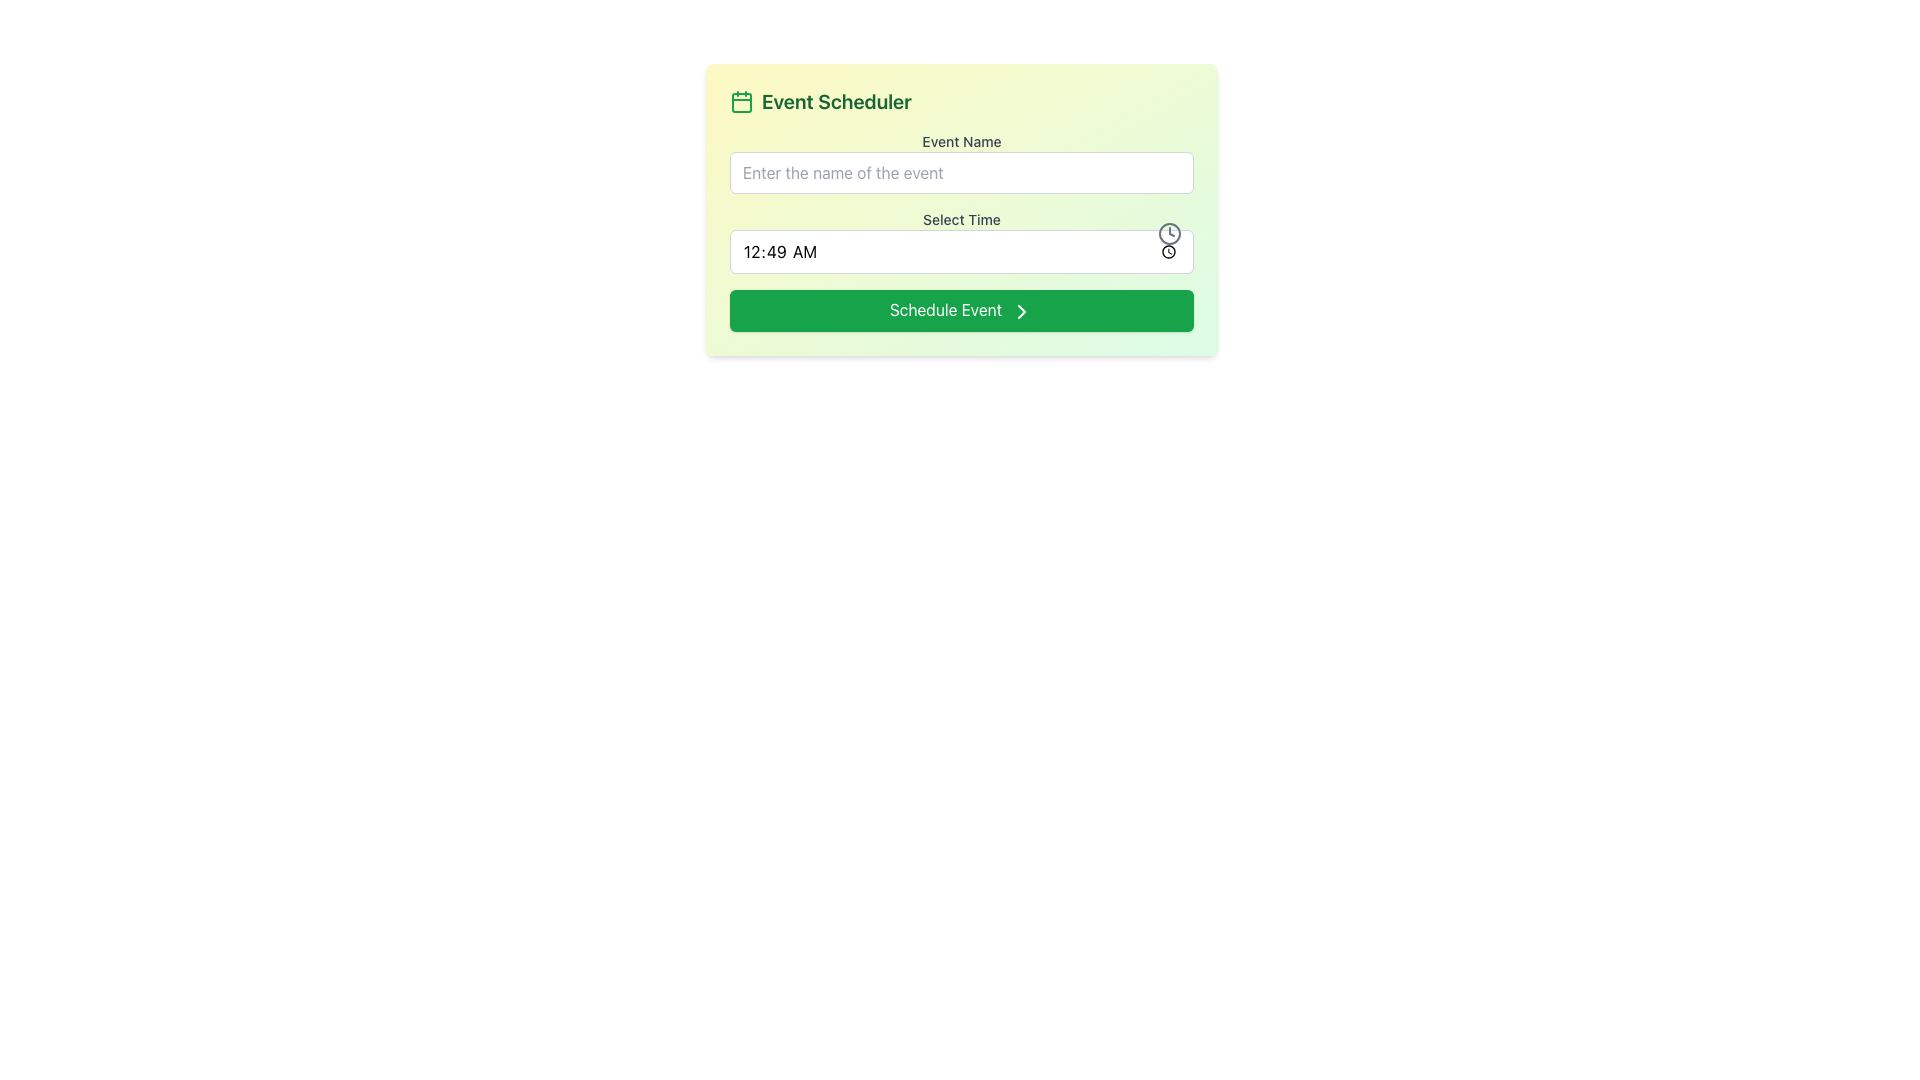 This screenshot has width=1920, height=1080. Describe the element at coordinates (741, 103) in the screenshot. I see `the inner rectangle of the green decorative calendar icon located to the left of the 'Event Scheduler' text at the top of the interface` at that location.